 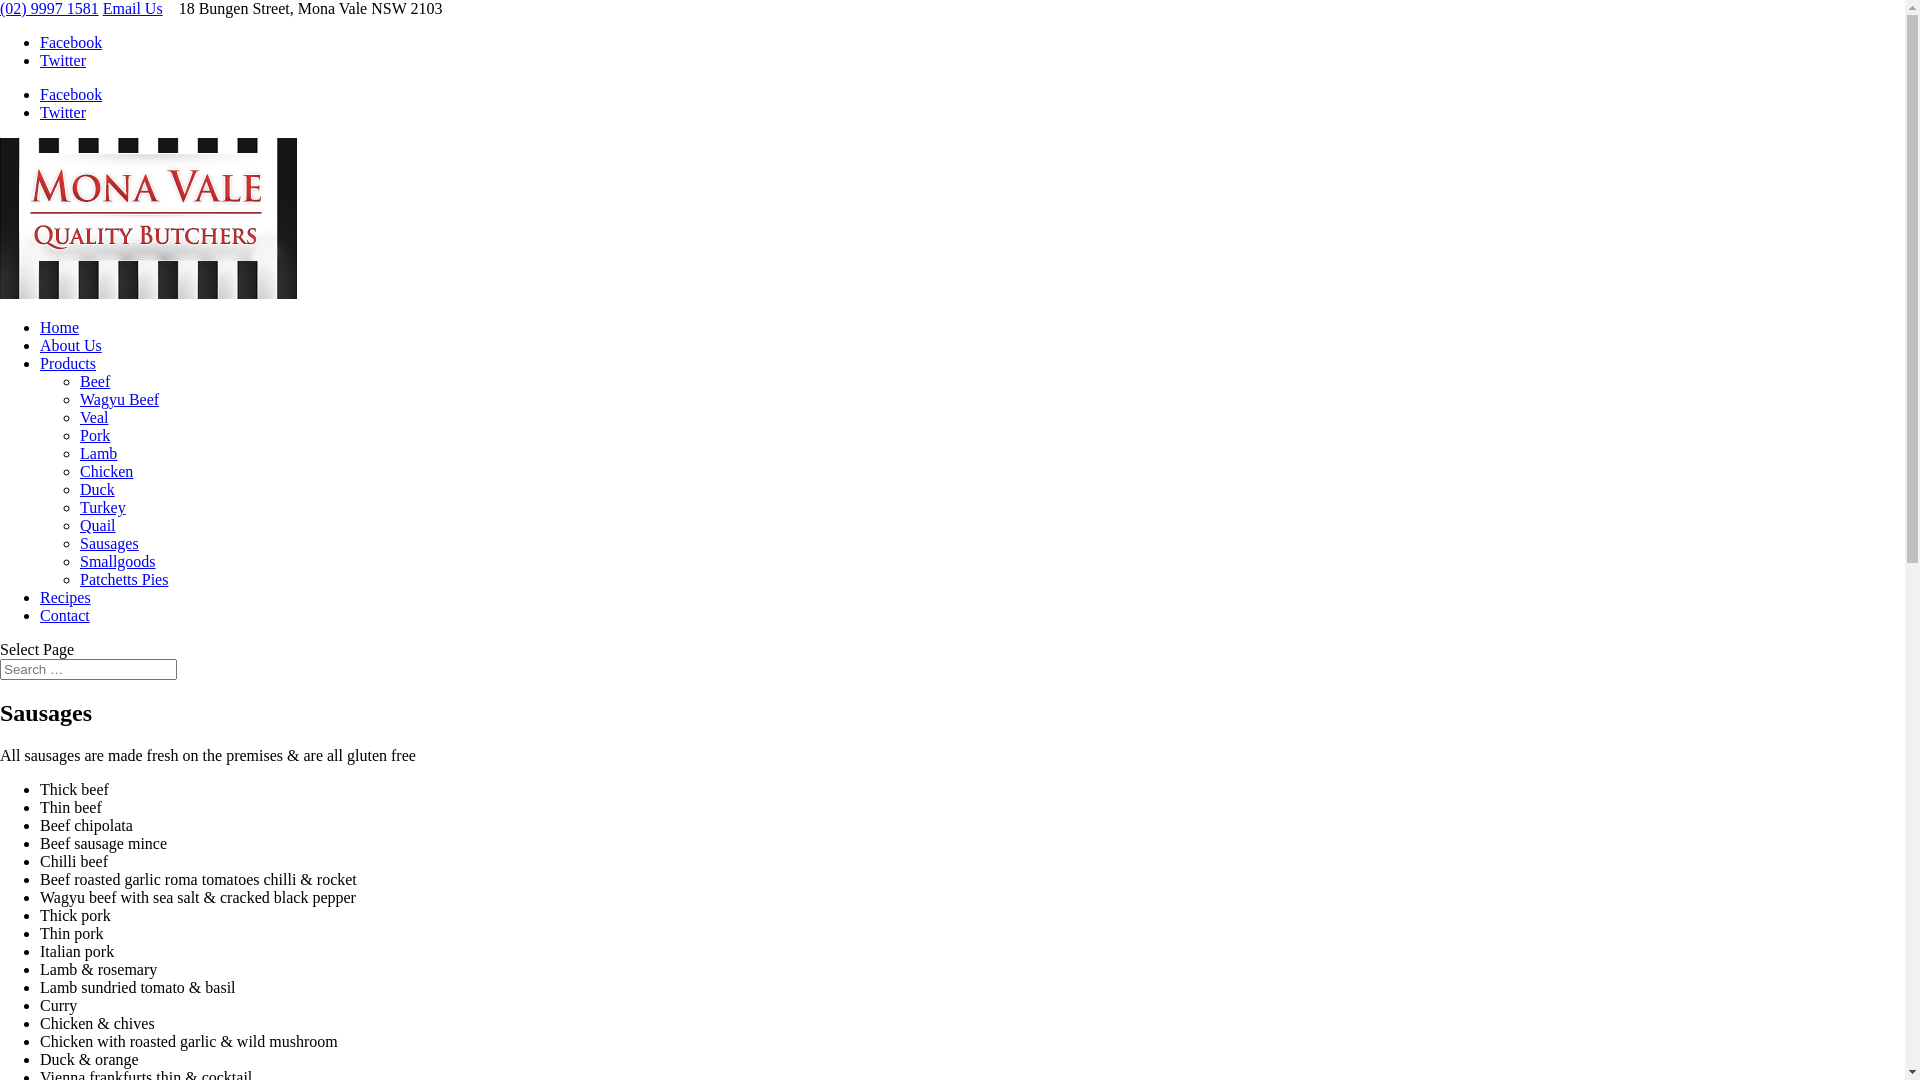 I want to click on '(02) 9997 1581', so click(x=49, y=8).